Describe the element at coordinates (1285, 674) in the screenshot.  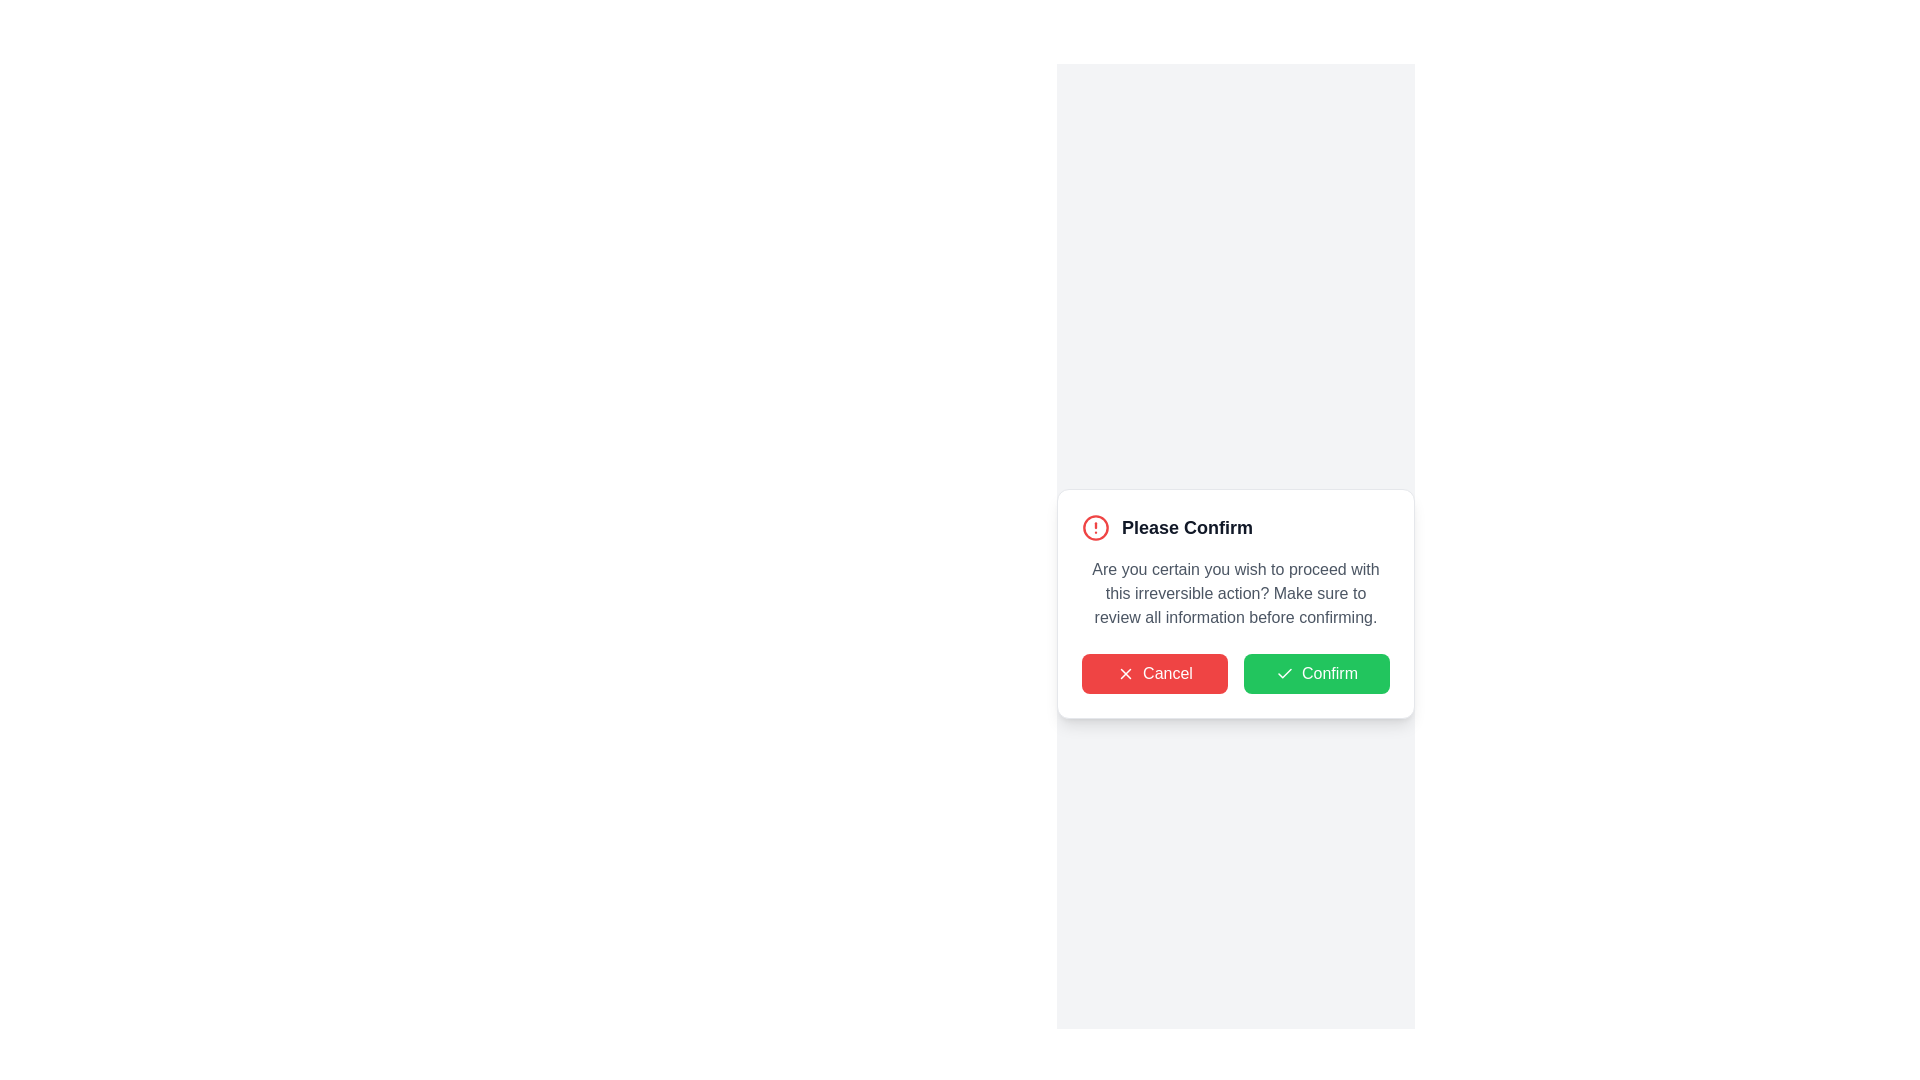
I see `the small check icon with a green background located to the left of the 'Confirm' text within the 'Confirm' button` at that location.